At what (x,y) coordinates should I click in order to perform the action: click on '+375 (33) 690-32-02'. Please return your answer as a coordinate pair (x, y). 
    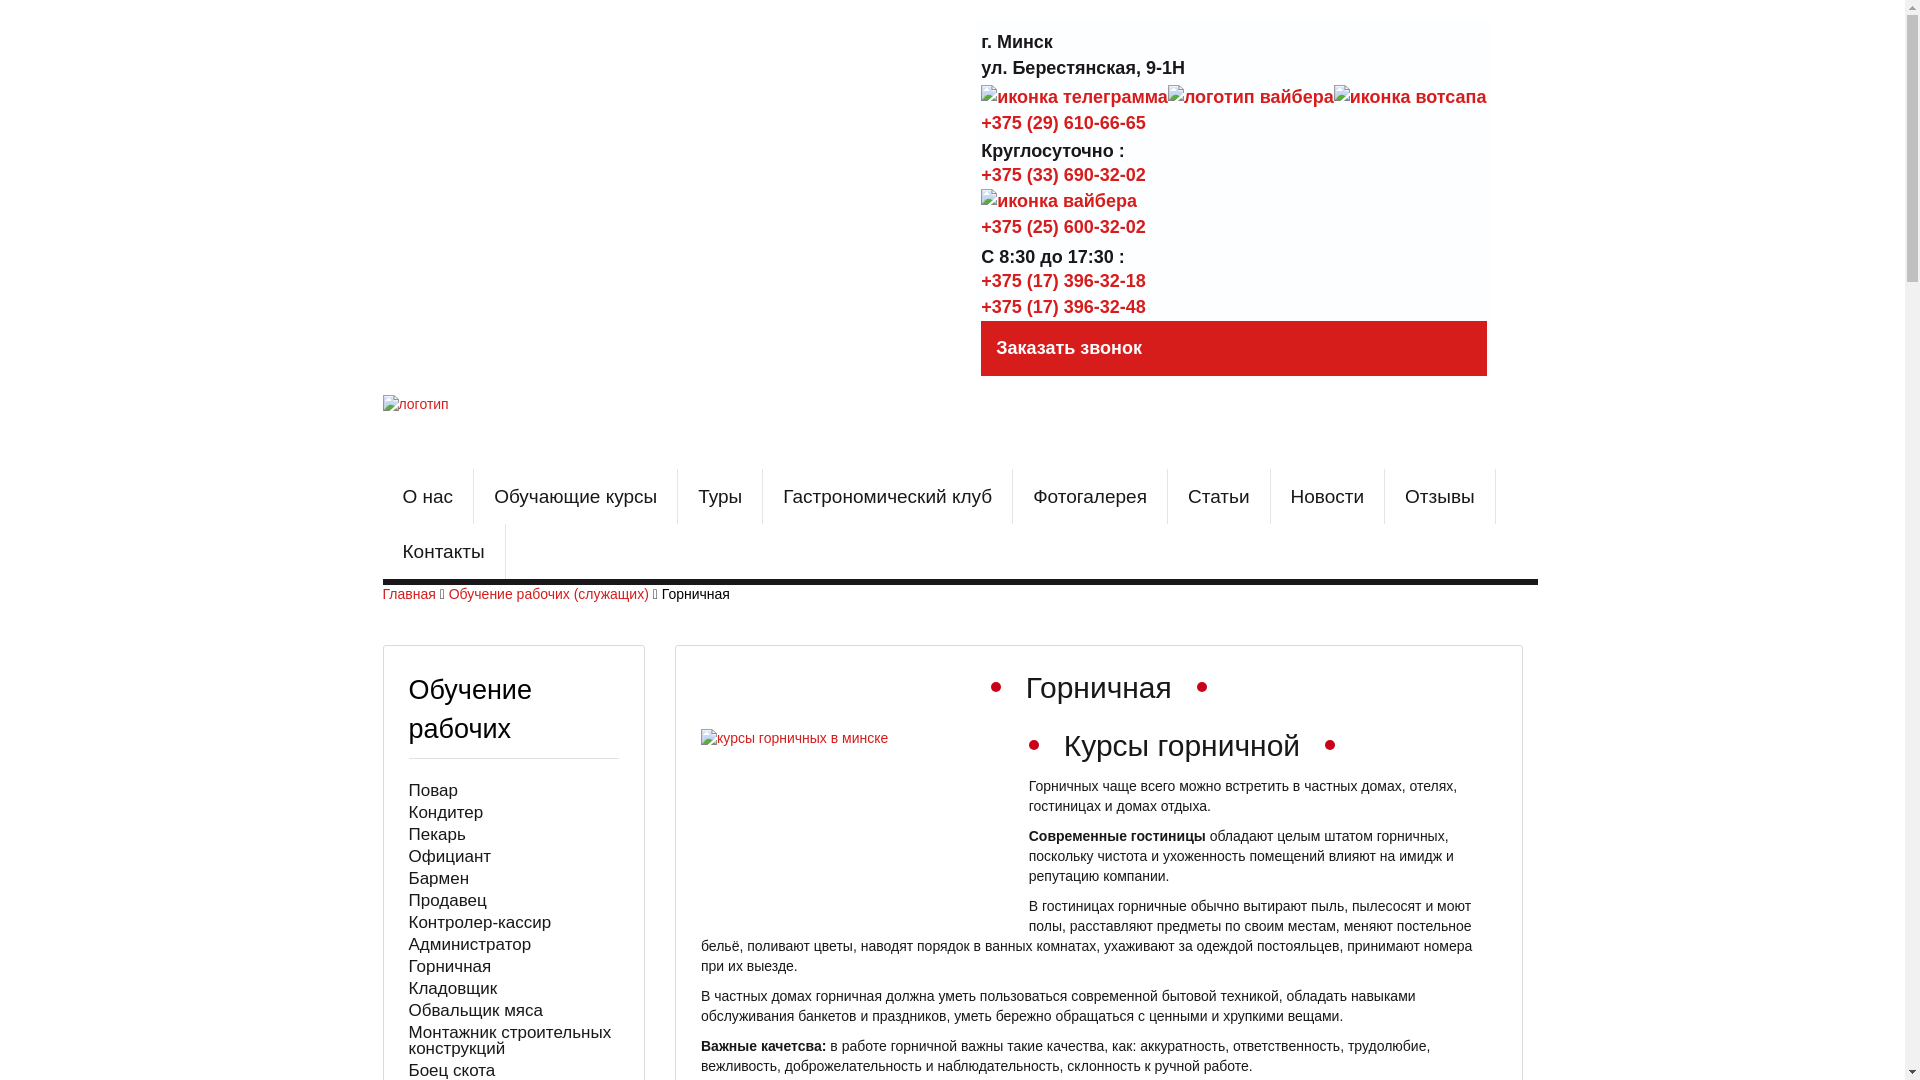
    Looking at the image, I should click on (1062, 173).